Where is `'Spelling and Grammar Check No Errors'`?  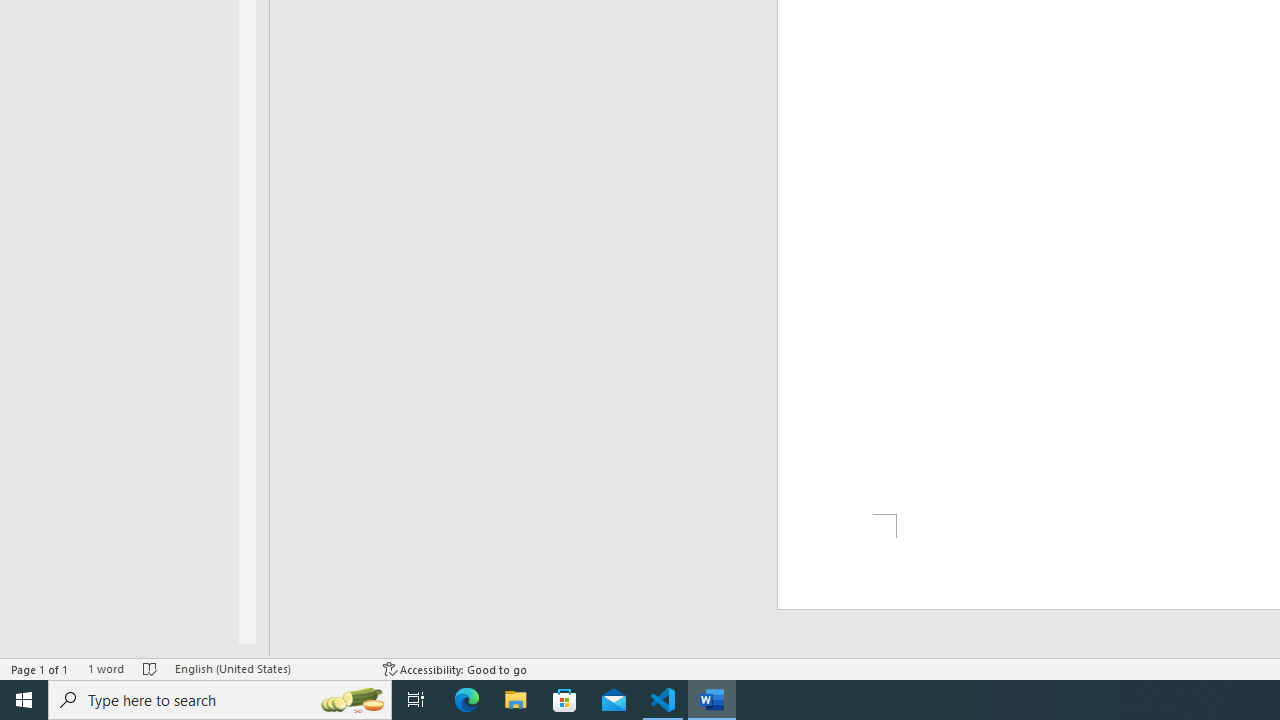 'Spelling and Grammar Check No Errors' is located at coordinates (149, 669).